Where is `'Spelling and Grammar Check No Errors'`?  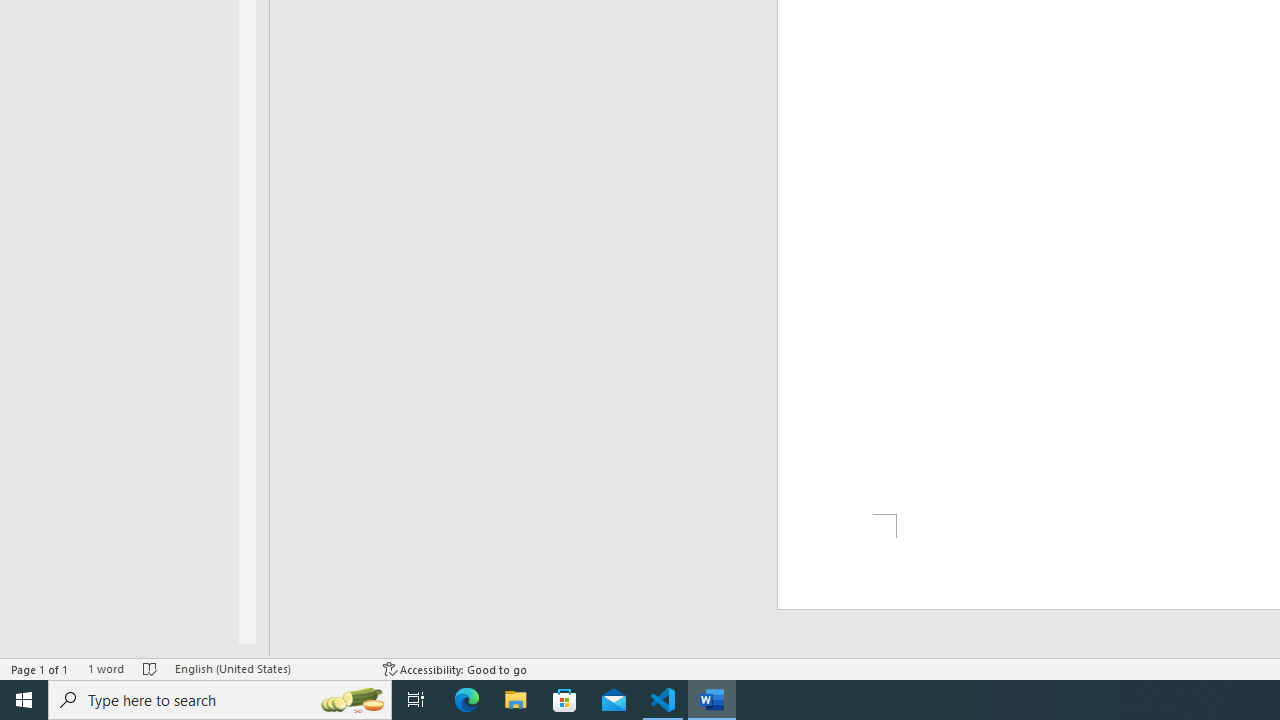 'Spelling and Grammar Check No Errors' is located at coordinates (149, 669).